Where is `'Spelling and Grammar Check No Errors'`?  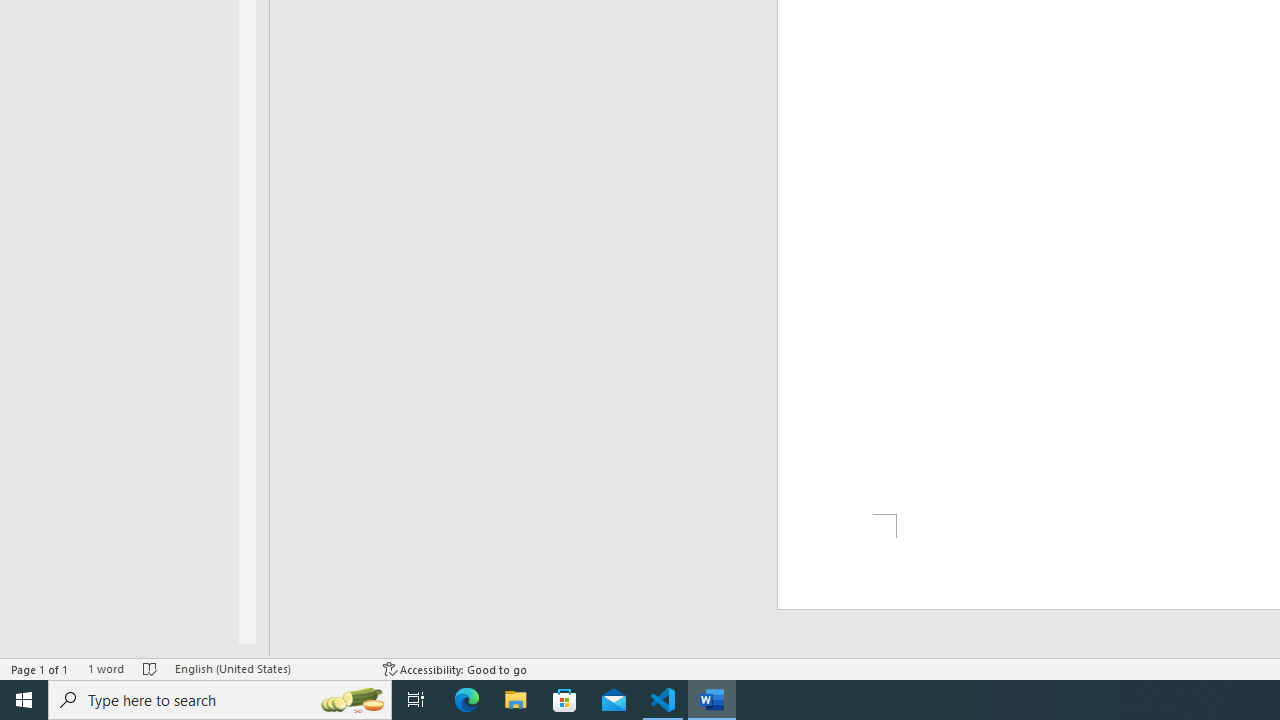 'Spelling and Grammar Check No Errors' is located at coordinates (149, 669).